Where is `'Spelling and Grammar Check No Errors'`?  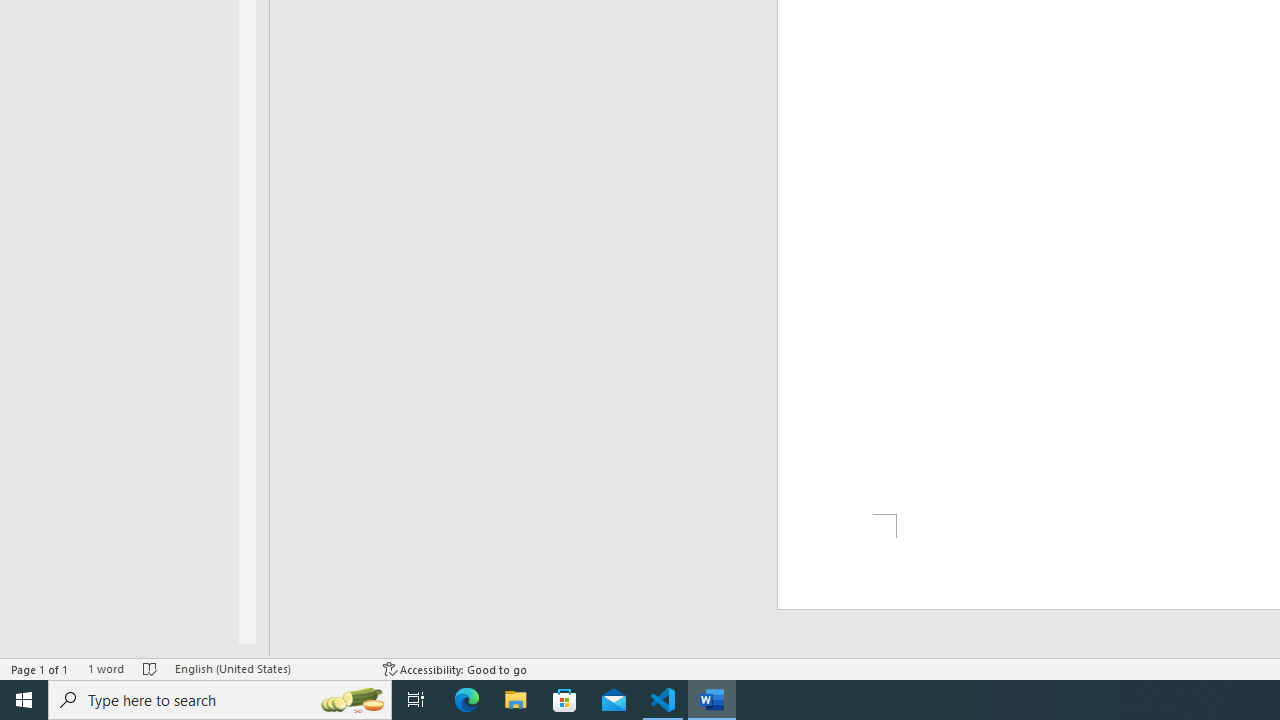 'Spelling and Grammar Check No Errors' is located at coordinates (149, 669).